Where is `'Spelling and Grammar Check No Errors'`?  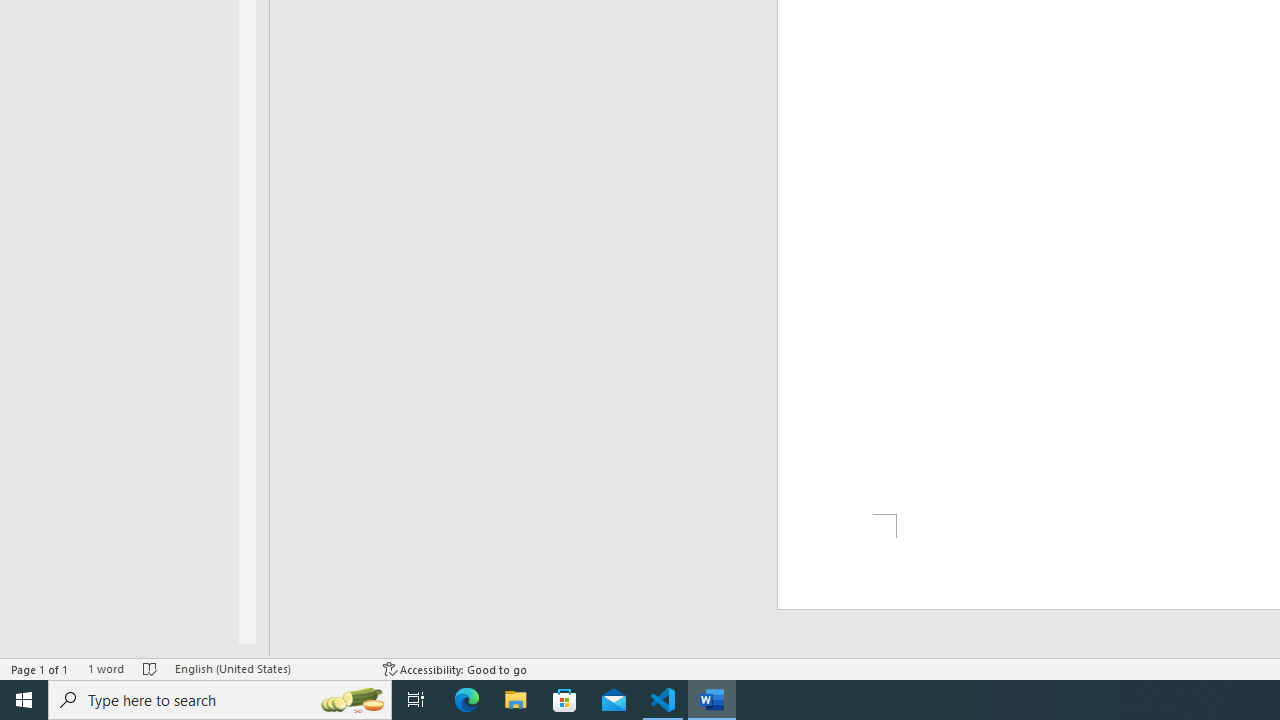 'Spelling and Grammar Check No Errors' is located at coordinates (149, 669).